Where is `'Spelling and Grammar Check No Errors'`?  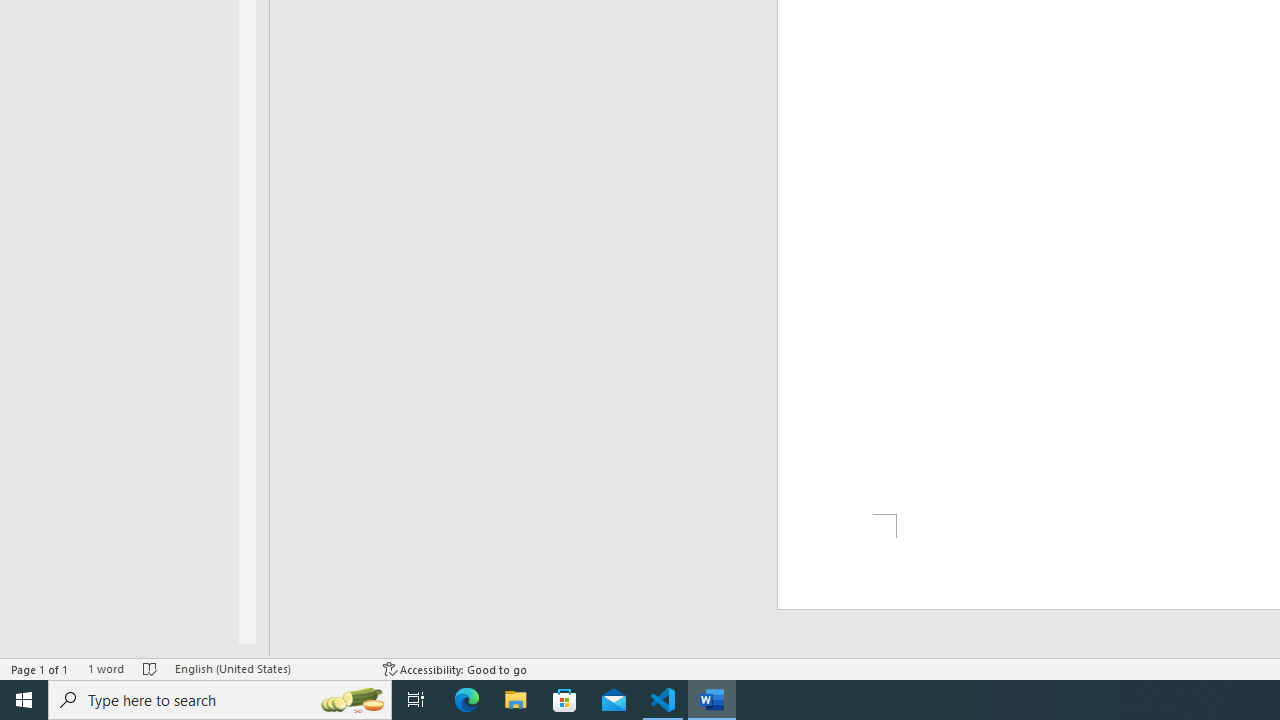 'Spelling and Grammar Check No Errors' is located at coordinates (149, 669).